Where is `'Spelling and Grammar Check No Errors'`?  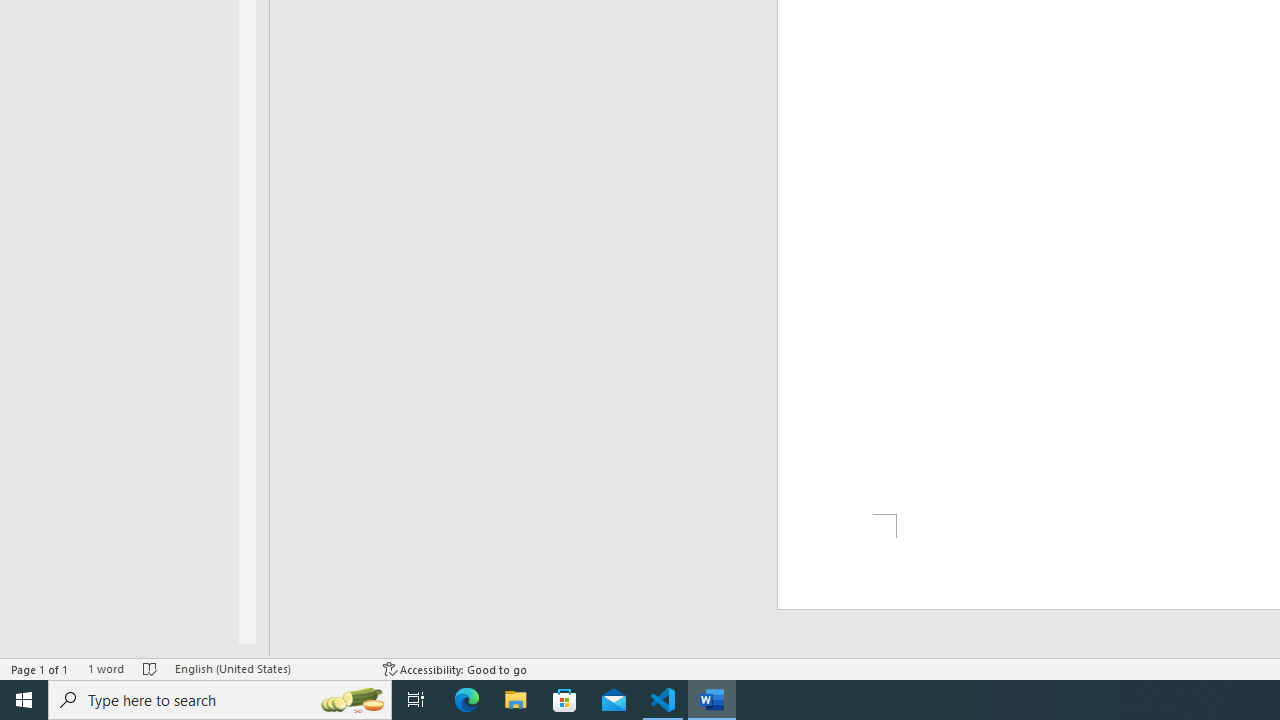 'Spelling and Grammar Check No Errors' is located at coordinates (149, 669).